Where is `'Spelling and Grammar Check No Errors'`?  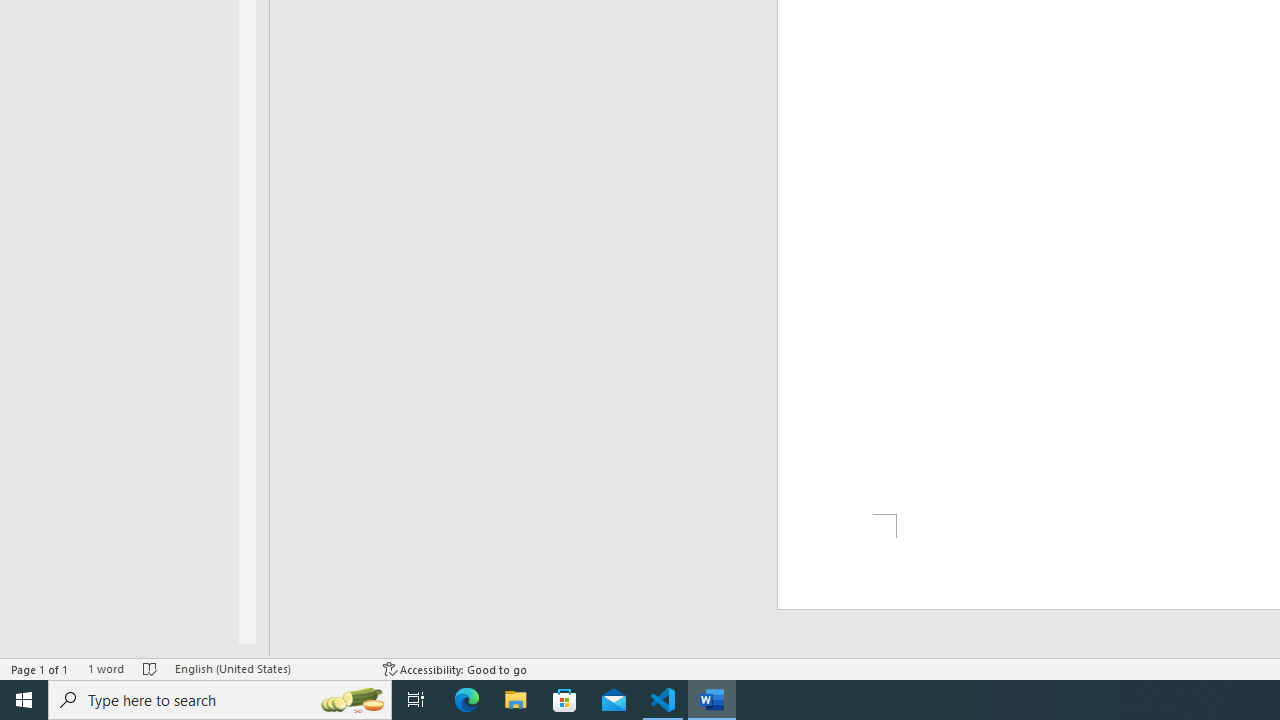 'Spelling and Grammar Check No Errors' is located at coordinates (149, 669).